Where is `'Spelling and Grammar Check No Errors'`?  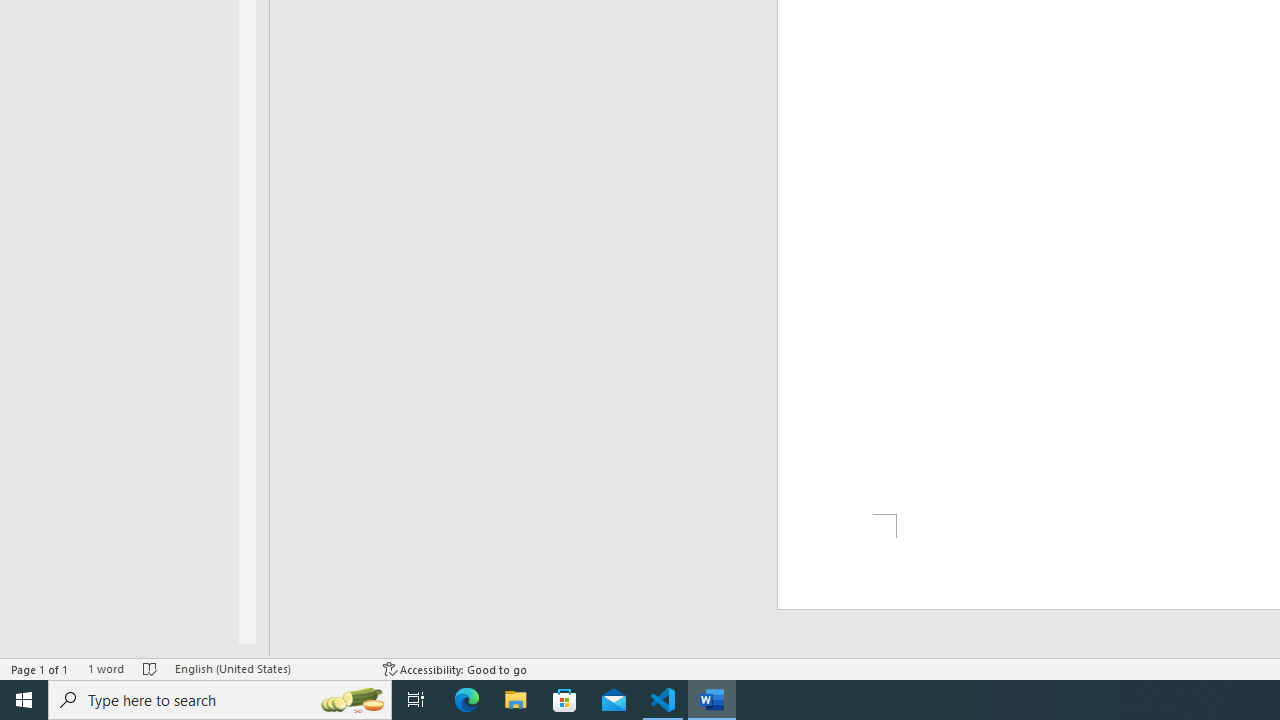 'Spelling and Grammar Check No Errors' is located at coordinates (149, 669).